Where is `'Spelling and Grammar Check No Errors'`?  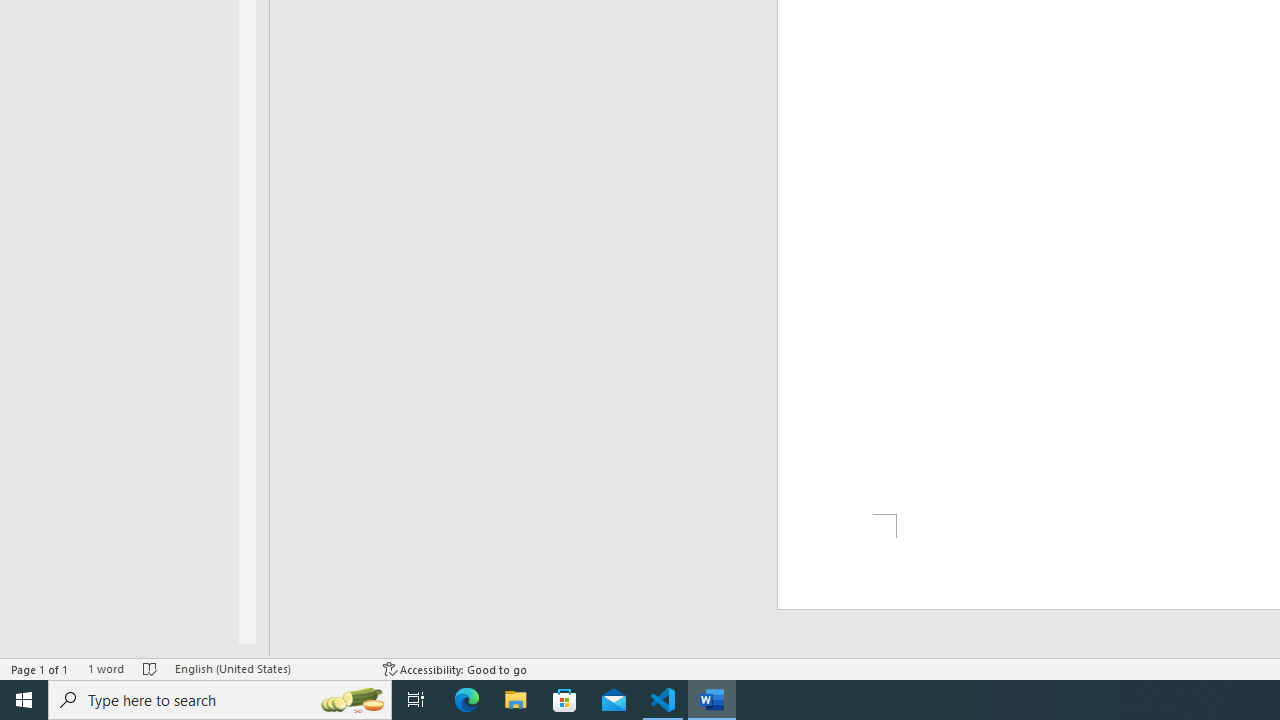 'Spelling and Grammar Check No Errors' is located at coordinates (149, 669).